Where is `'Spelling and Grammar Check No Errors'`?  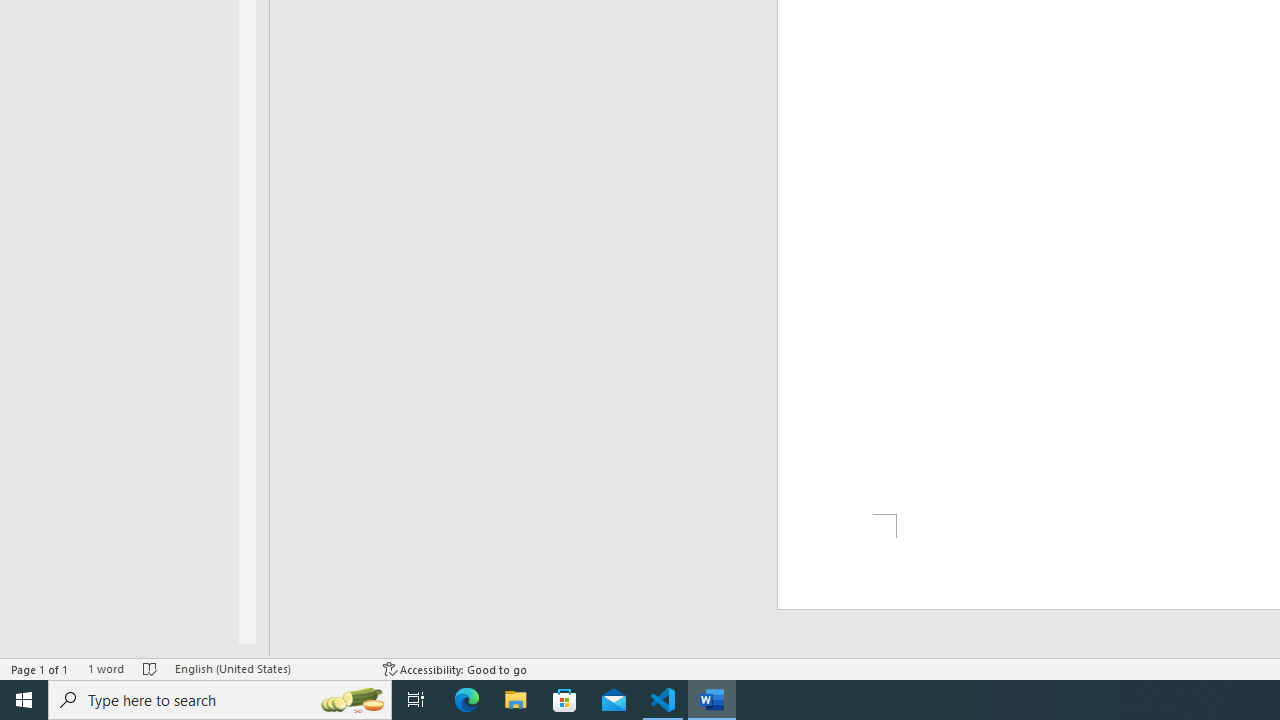 'Spelling and Grammar Check No Errors' is located at coordinates (149, 669).